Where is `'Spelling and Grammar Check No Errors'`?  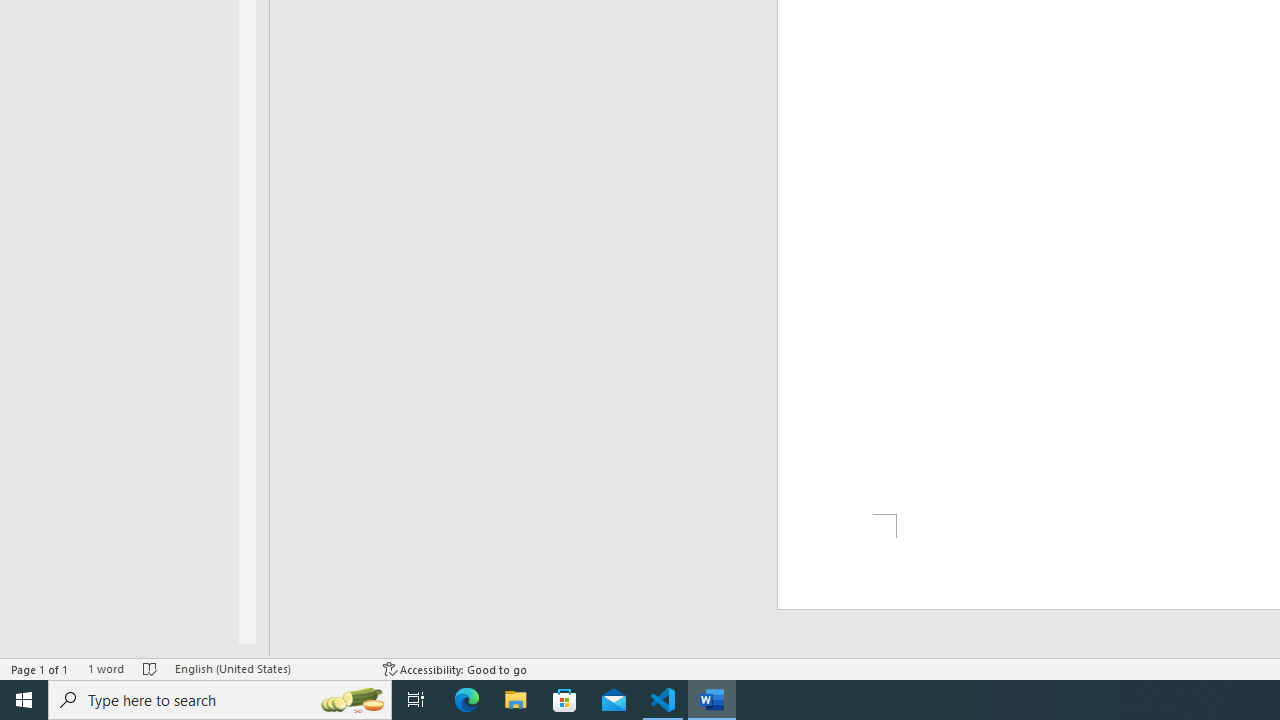 'Spelling and Grammar Check No Errors' is located at coordinates (149, 669).